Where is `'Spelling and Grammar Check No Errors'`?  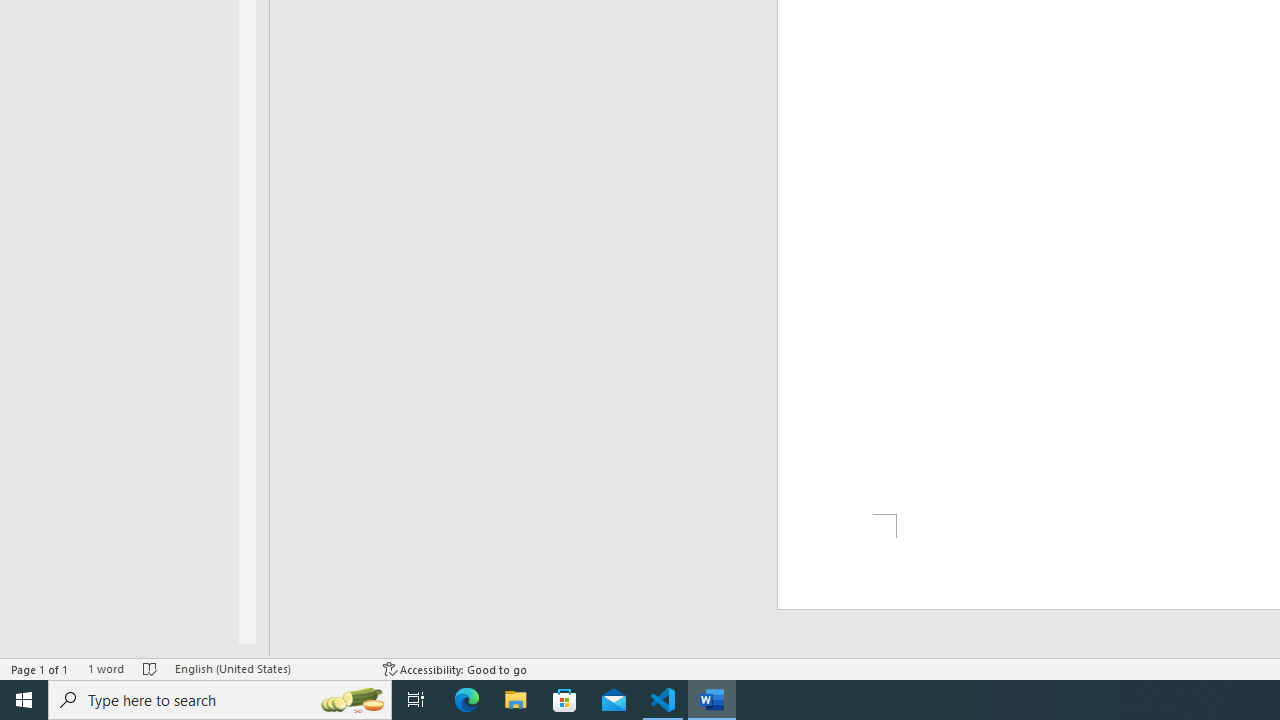 'Spelling and Grammar Check No Errors' is located at coordinates (149, 669).